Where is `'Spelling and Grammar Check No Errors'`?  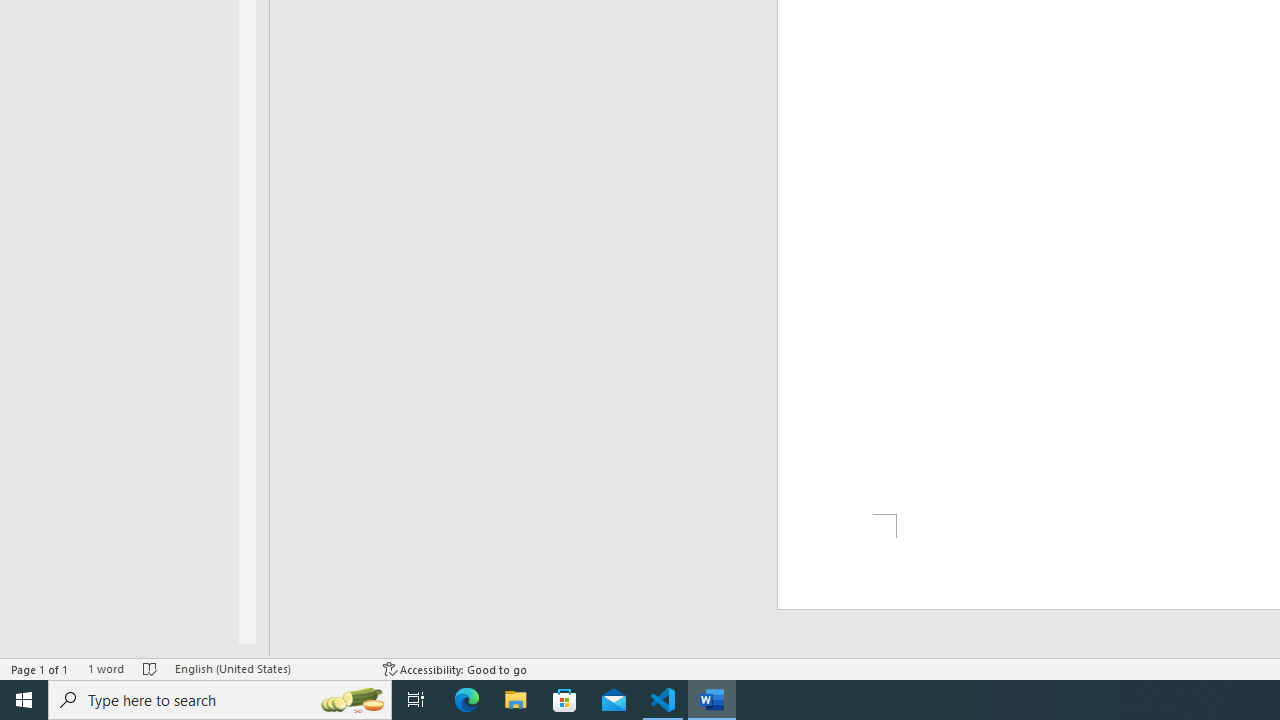 'Spelling and Grammar Check No Errors' is located at coordinates (149, 669).